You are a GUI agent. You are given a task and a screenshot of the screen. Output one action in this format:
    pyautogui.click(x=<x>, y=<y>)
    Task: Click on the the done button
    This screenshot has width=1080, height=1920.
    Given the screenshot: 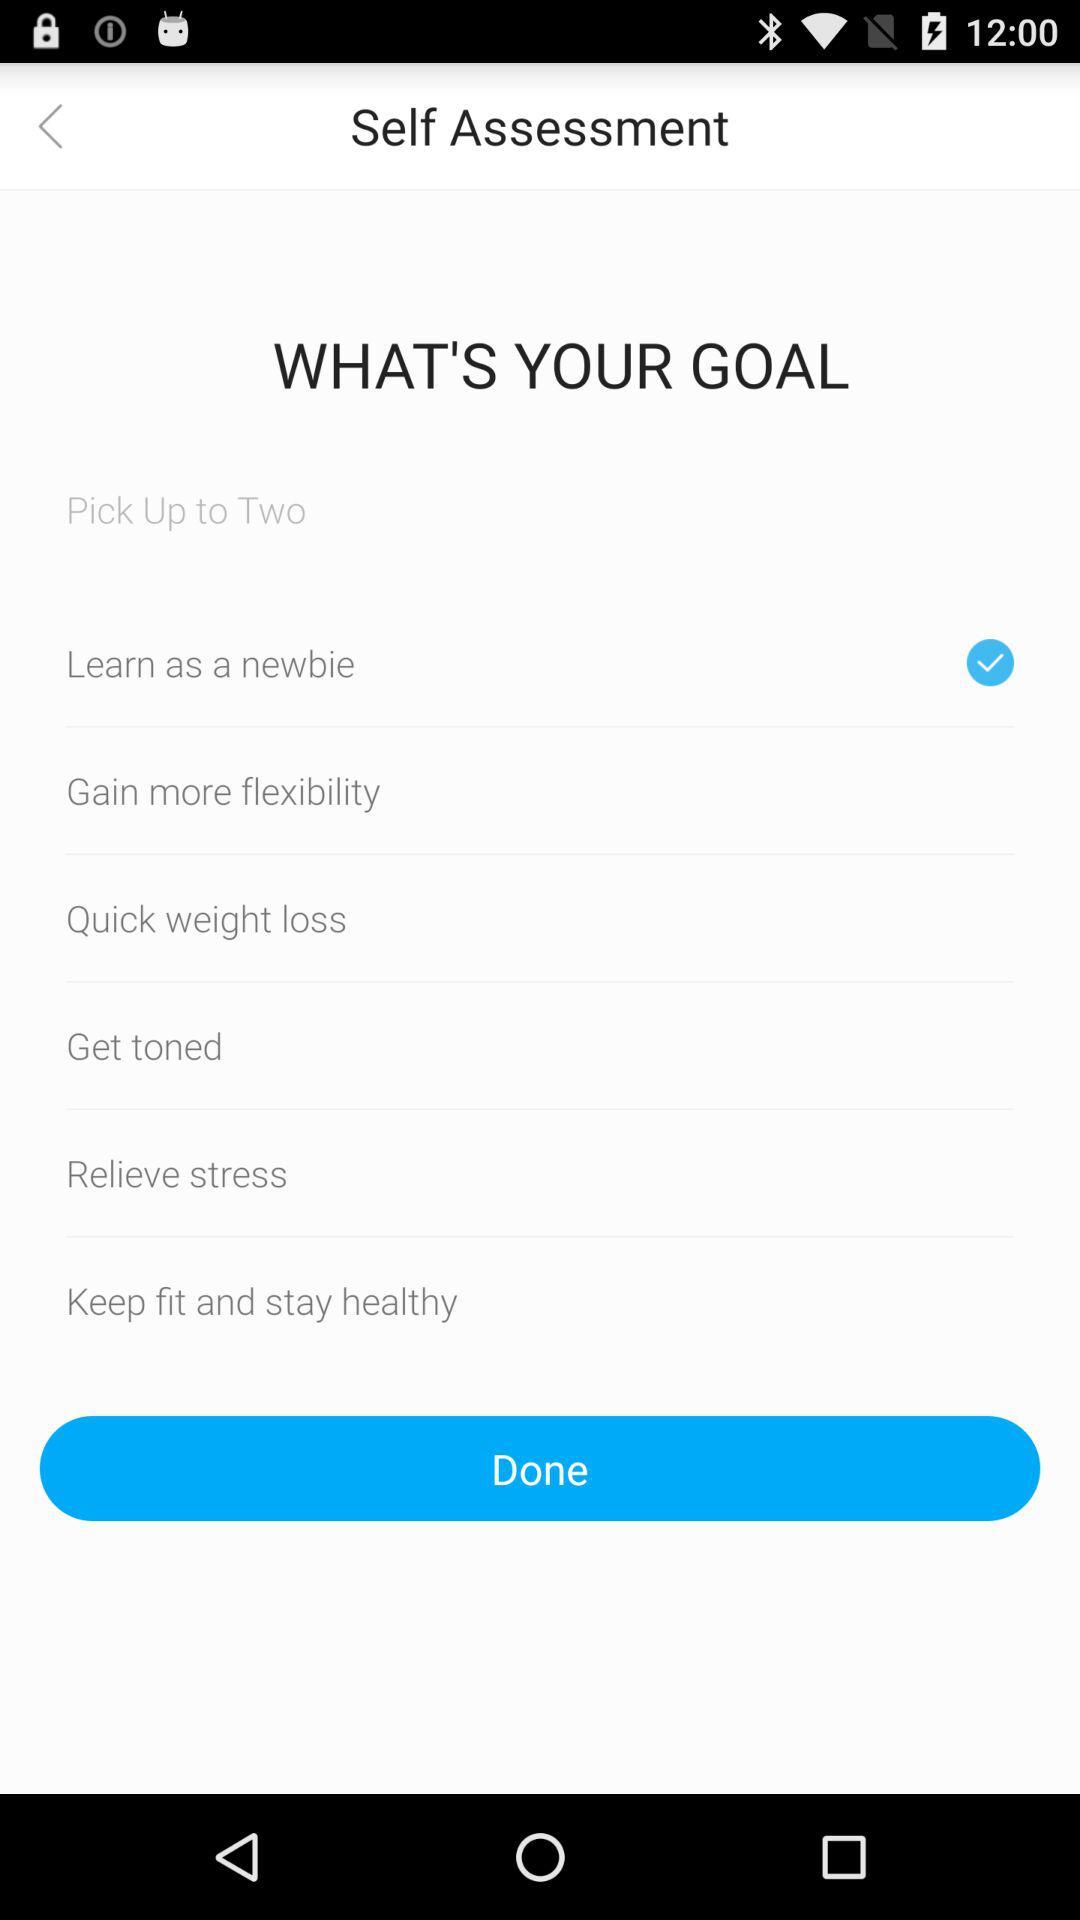 What is the action you would take?
    pyautogui.click(x=540, y=1468)
    